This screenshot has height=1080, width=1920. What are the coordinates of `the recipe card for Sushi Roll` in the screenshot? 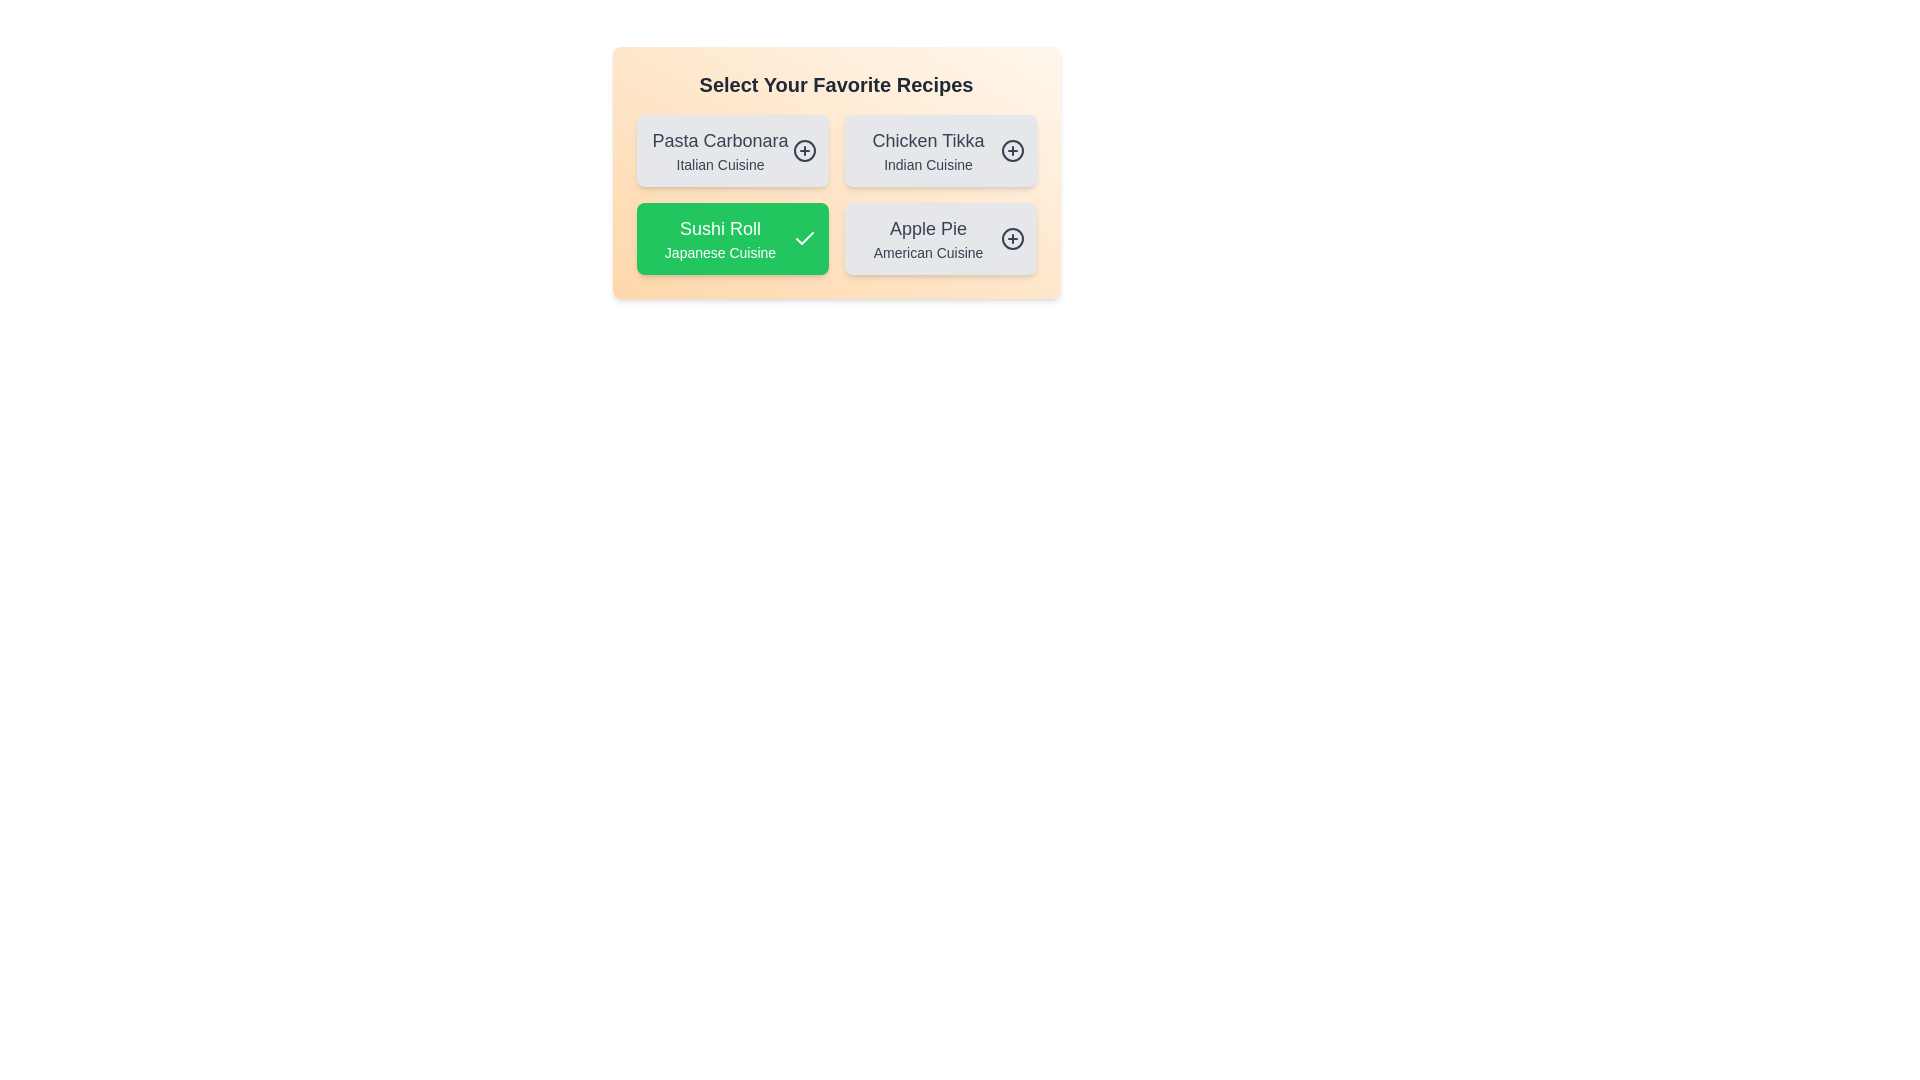 It's located at (731, 238).